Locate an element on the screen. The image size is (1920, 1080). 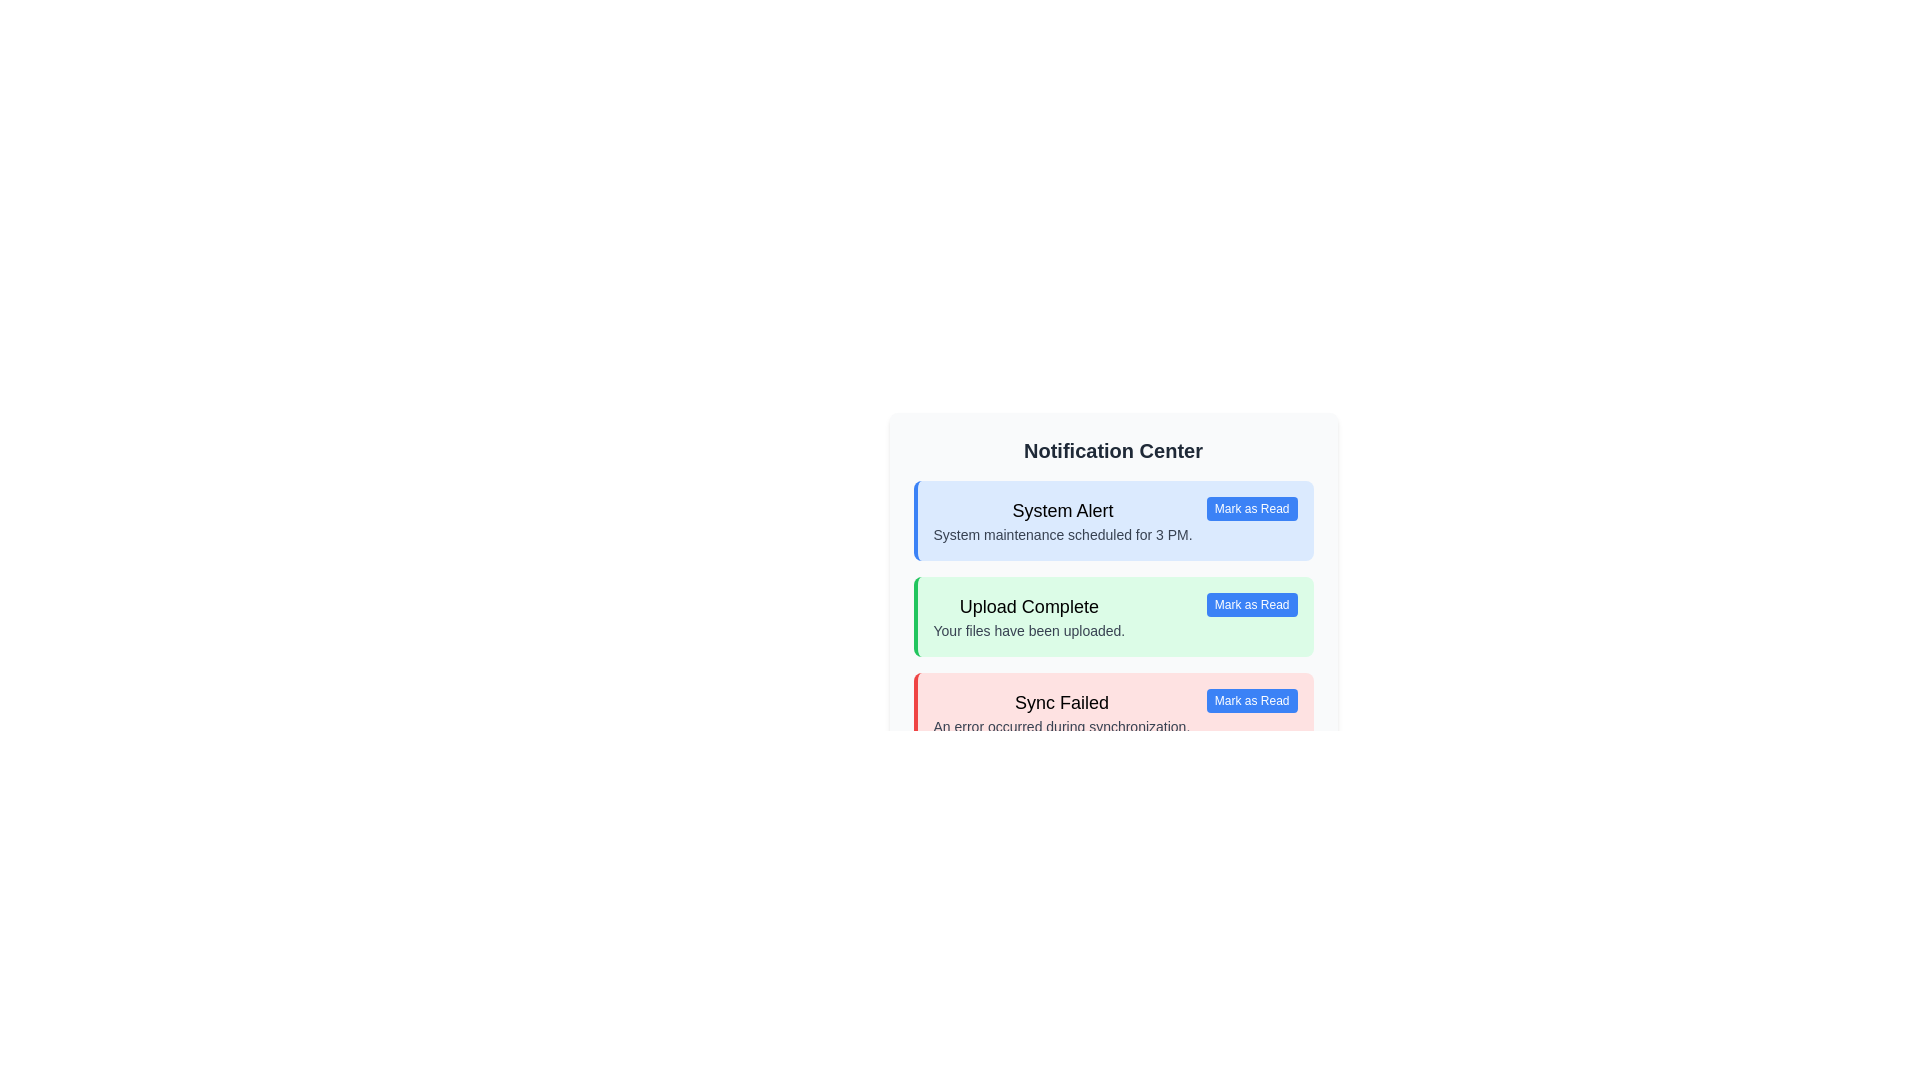
the heading text element is located at coordinates (1112, 451).